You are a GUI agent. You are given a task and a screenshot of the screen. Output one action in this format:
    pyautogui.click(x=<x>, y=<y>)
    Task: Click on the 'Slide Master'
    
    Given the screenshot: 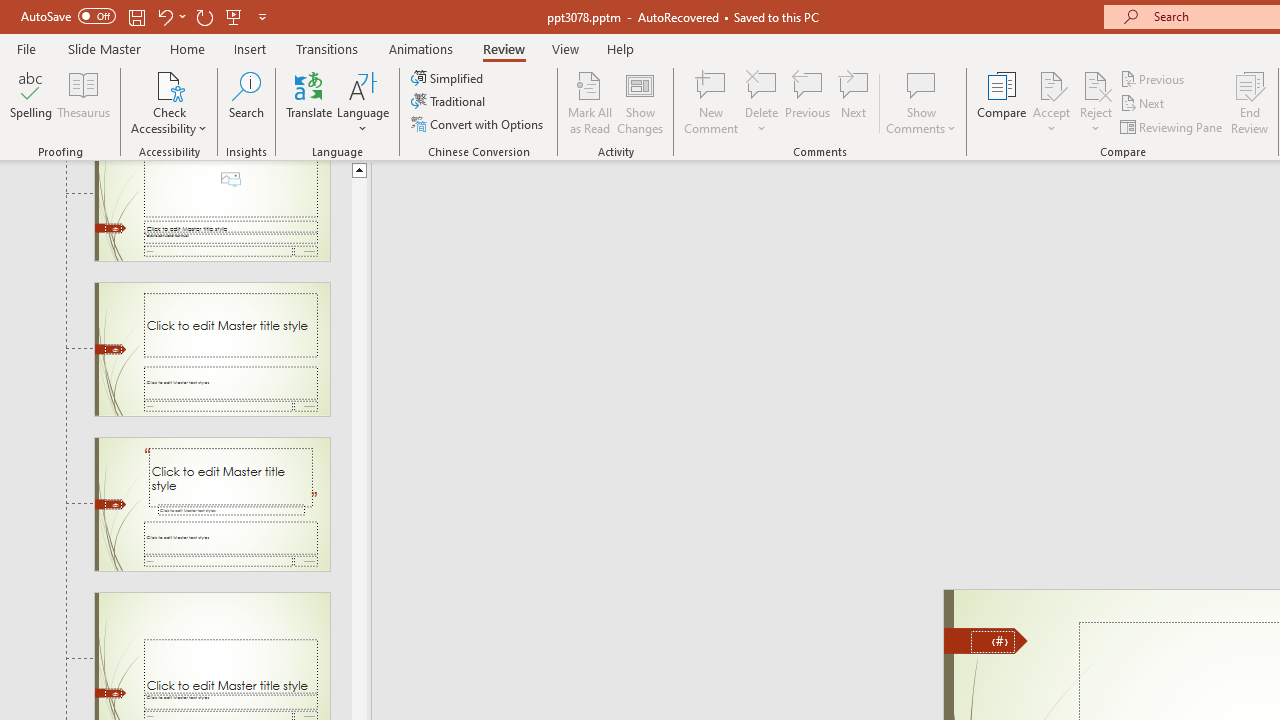 What is the action you would take?
    pyautogui.click(x=103, y=48)
    